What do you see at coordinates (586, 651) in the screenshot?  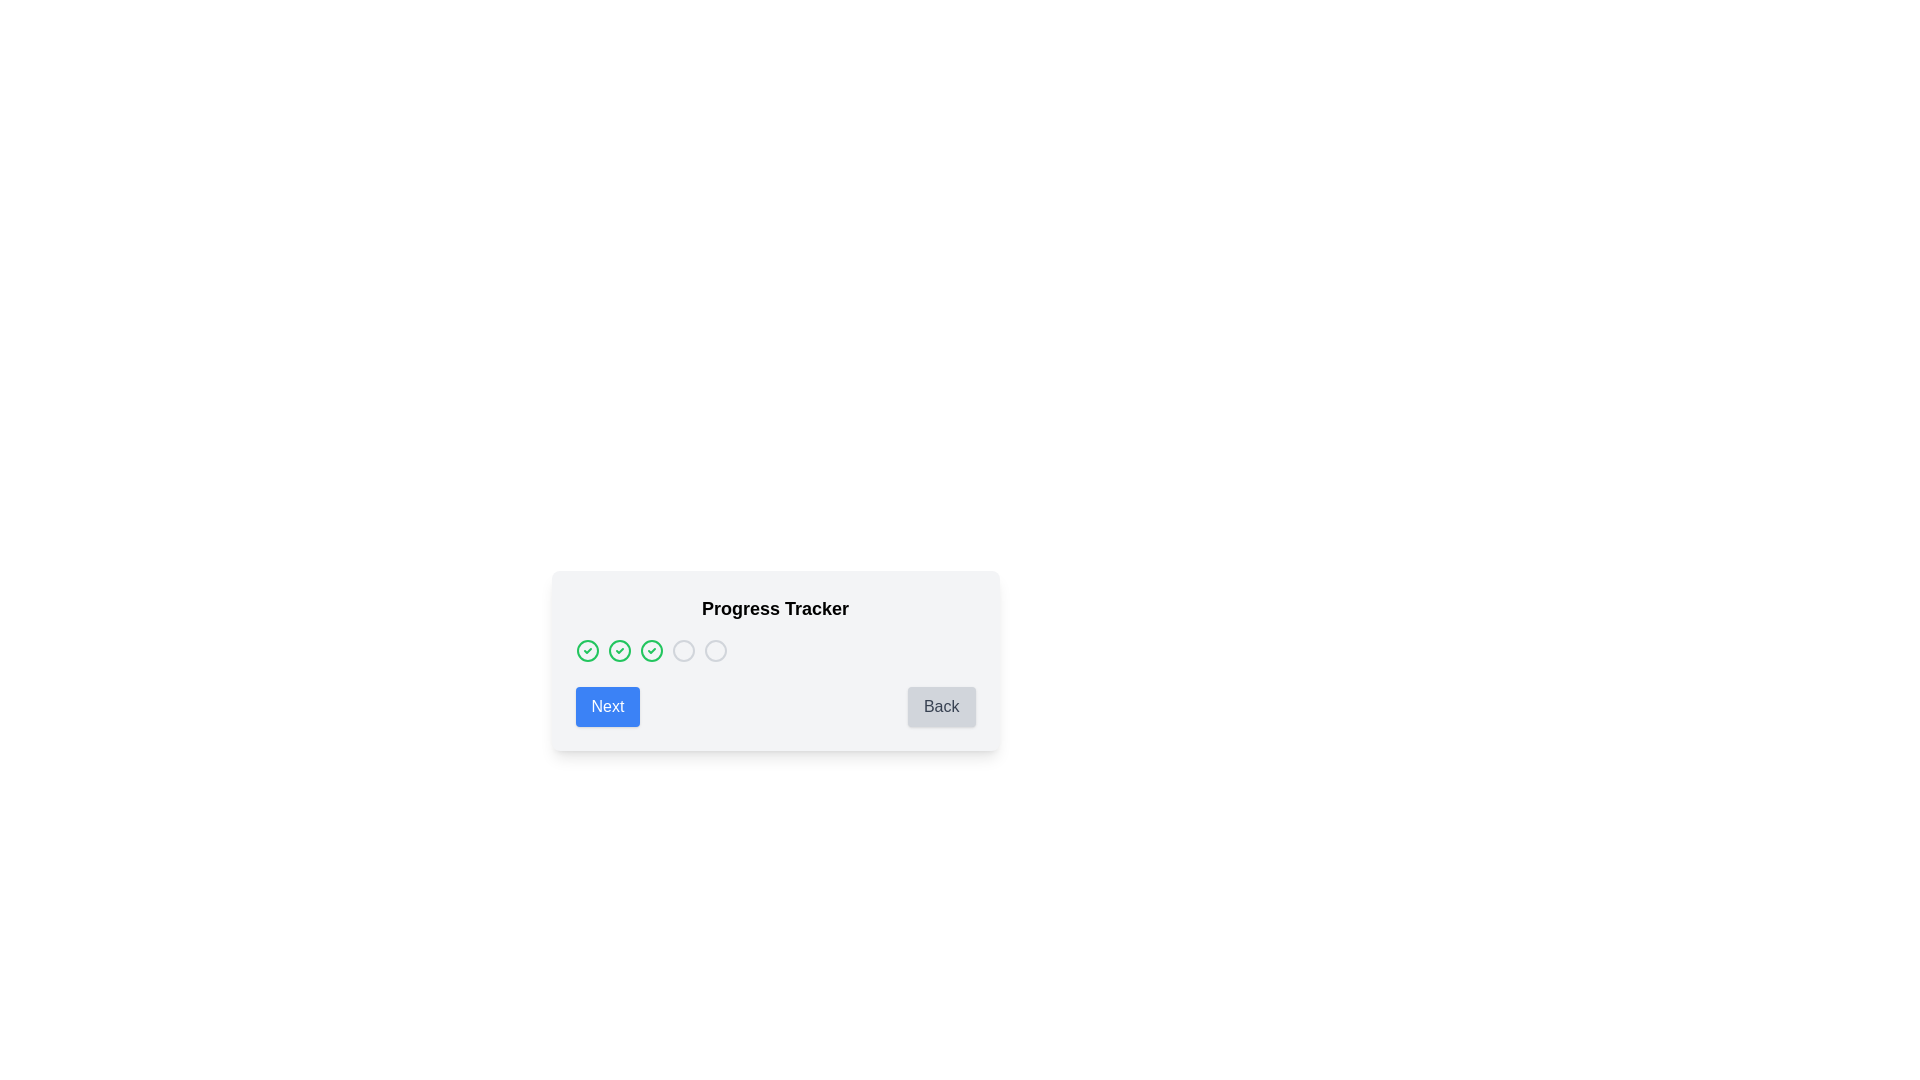 I see `the status represented by the circular icon with a green border and a check mark, located in the second position of the progress tracker interface` at bounding box center [586, 651].